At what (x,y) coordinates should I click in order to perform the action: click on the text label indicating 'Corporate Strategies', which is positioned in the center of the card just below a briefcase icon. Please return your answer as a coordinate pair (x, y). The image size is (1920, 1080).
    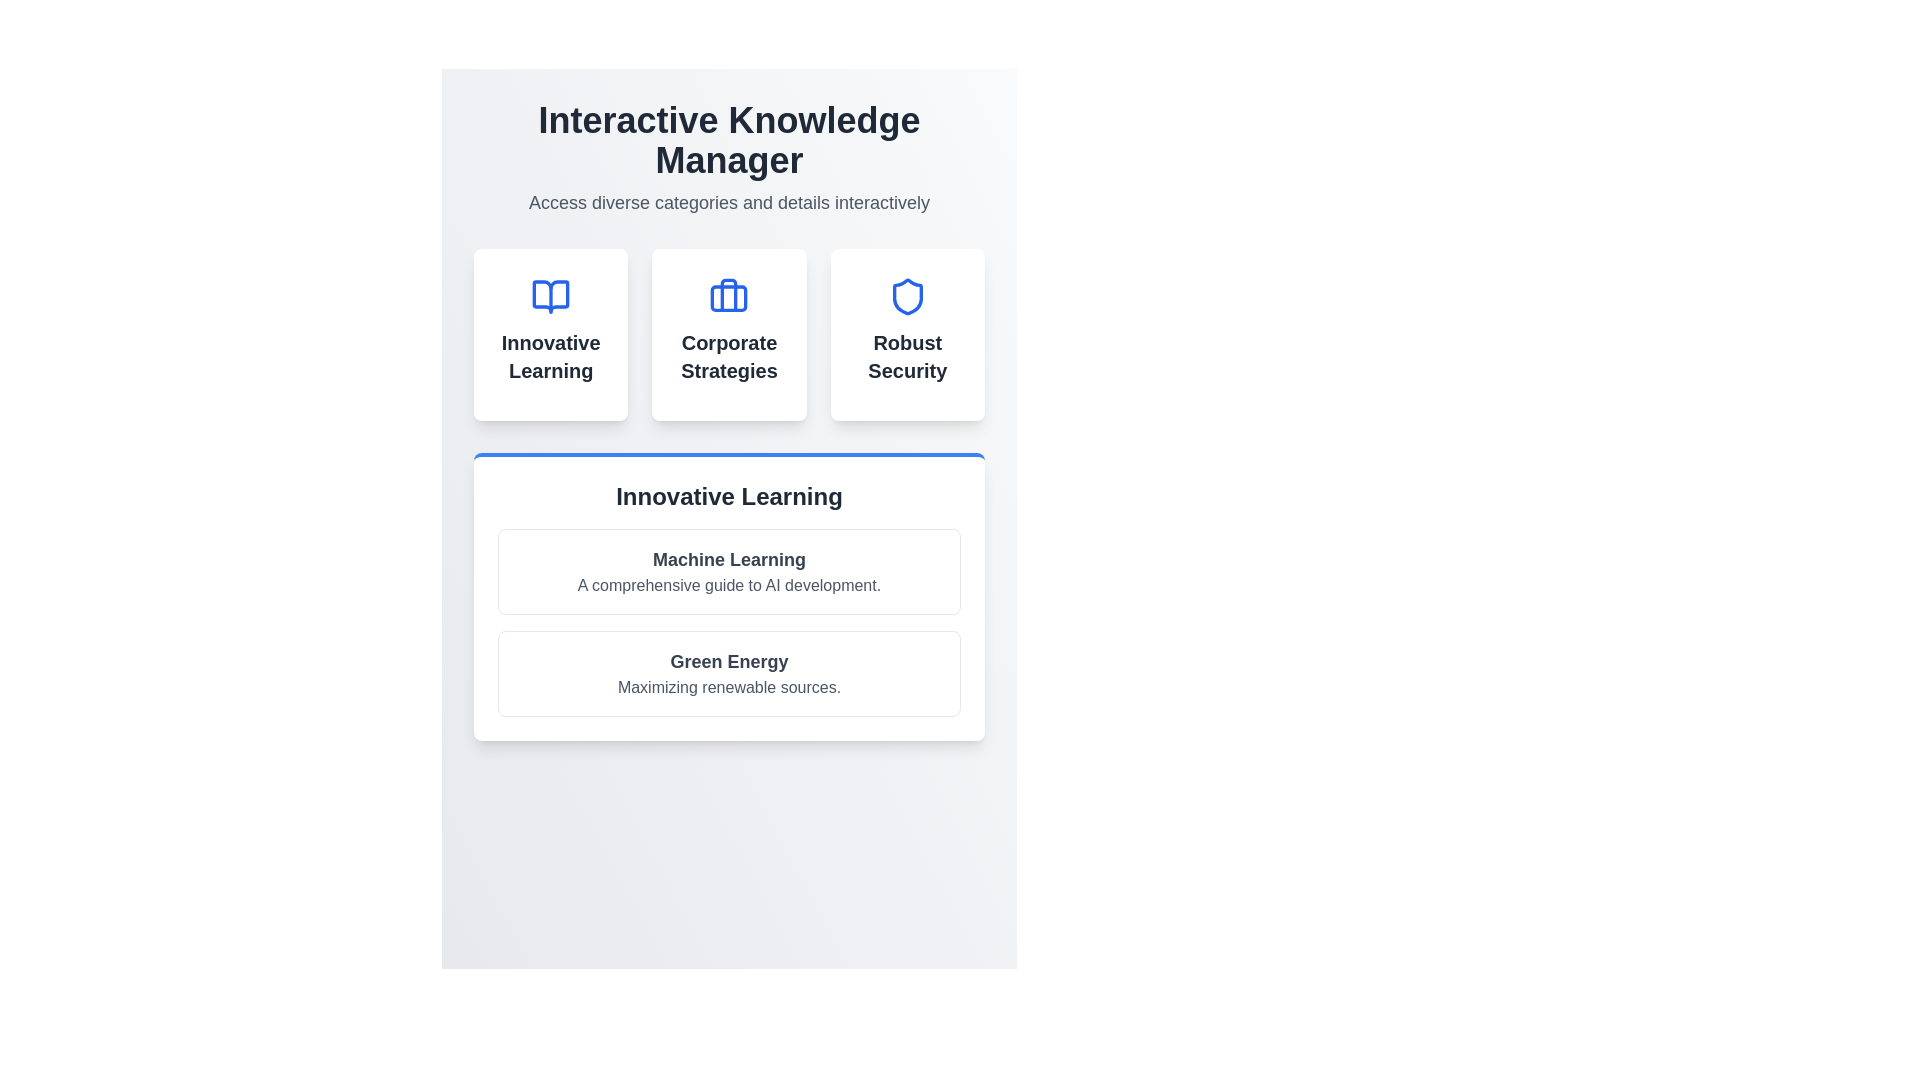
    Looking at the image, I should click on (728, 356).